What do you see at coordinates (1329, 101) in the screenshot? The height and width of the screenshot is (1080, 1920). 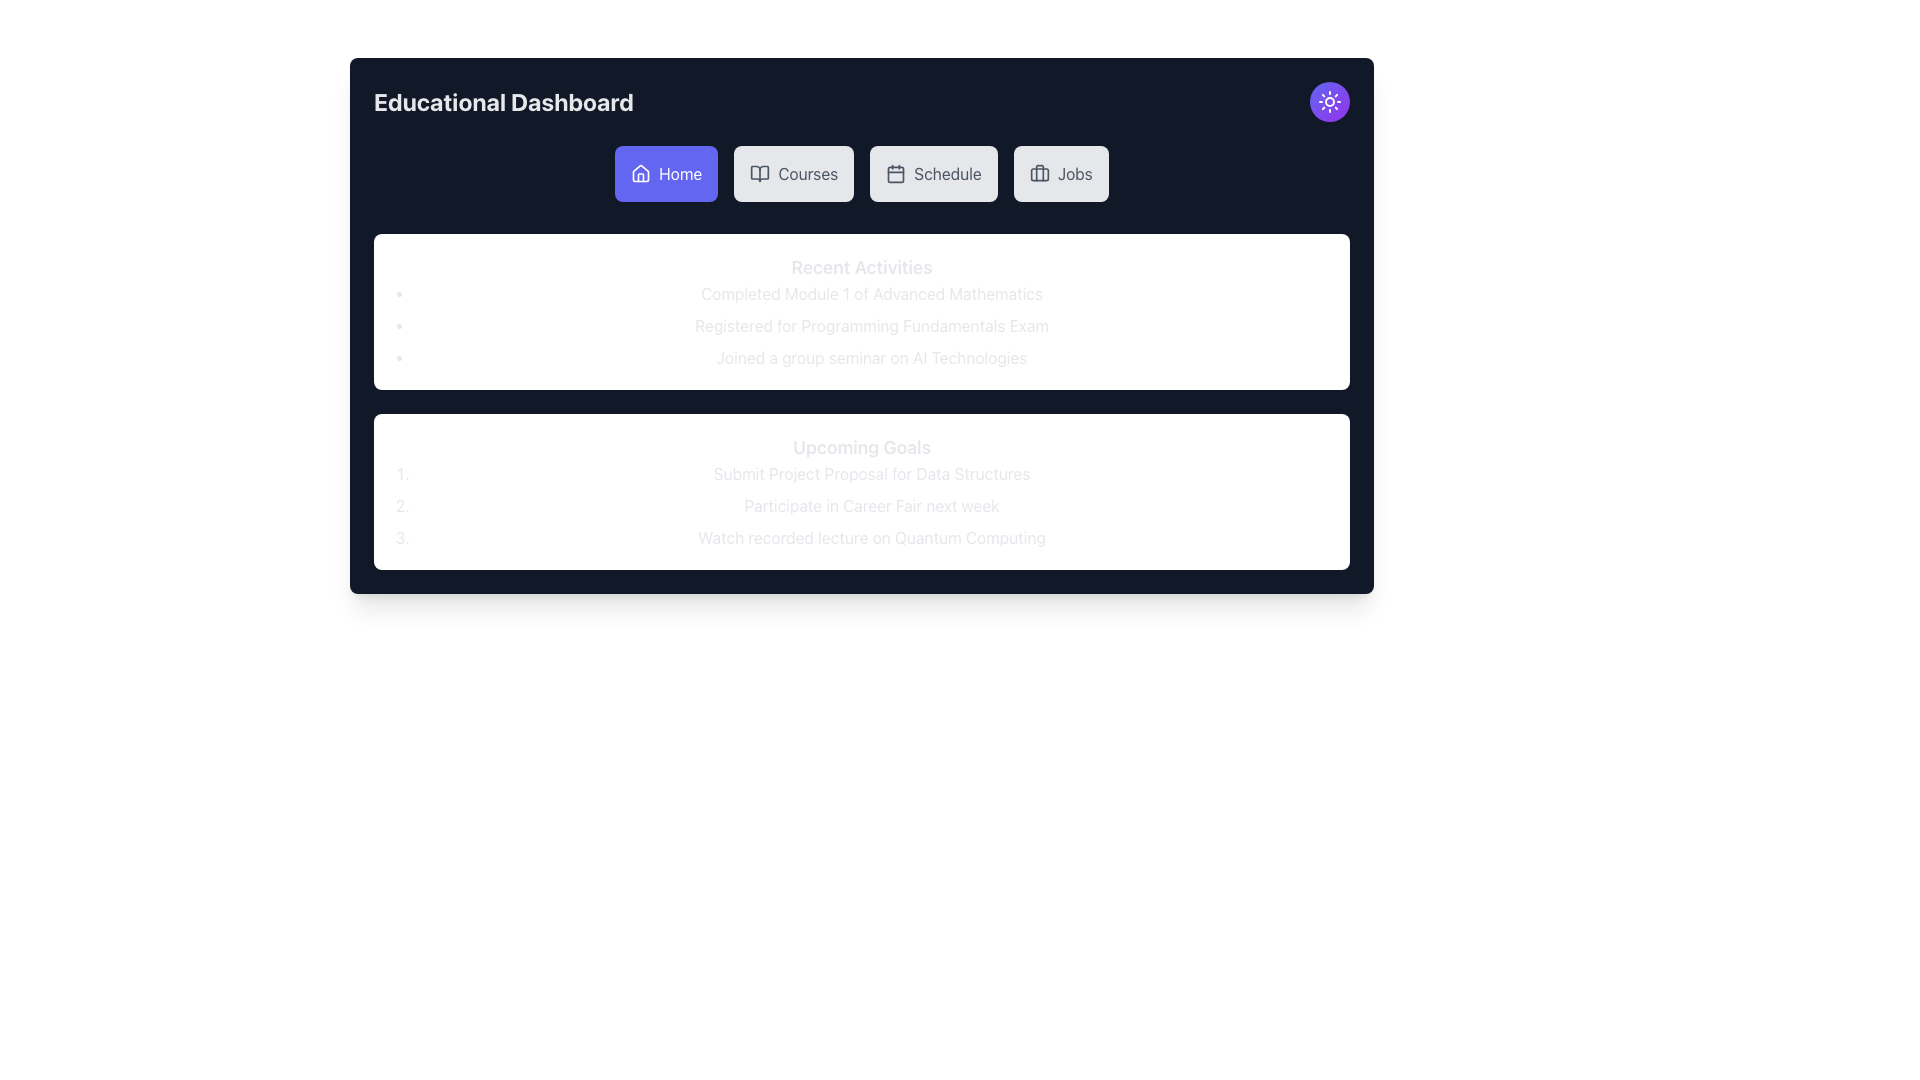 I see `the light settings icon located in the top-right corner of the interface, which is part of a circular button with a gradient background` at bounding box center [1329, 101].